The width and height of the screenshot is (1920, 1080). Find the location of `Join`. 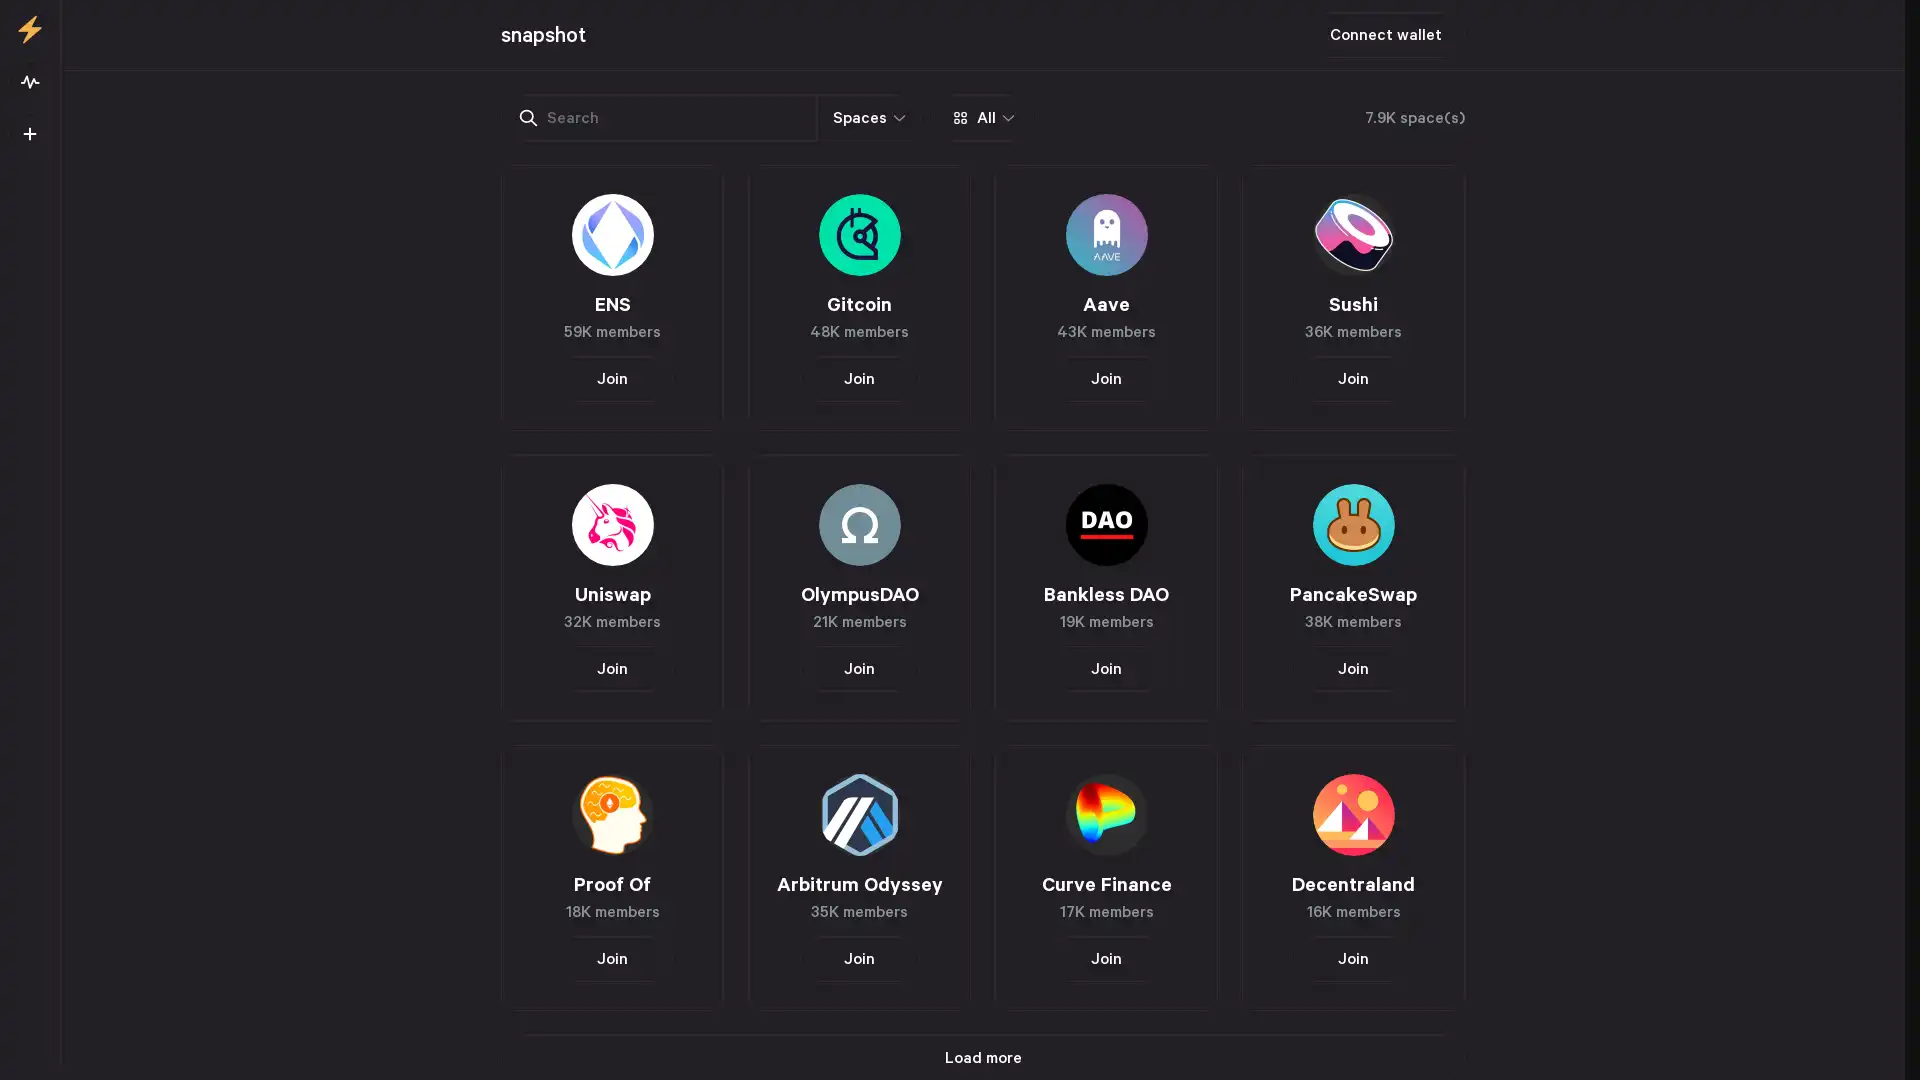

Join is located at coordinates (859, 668).